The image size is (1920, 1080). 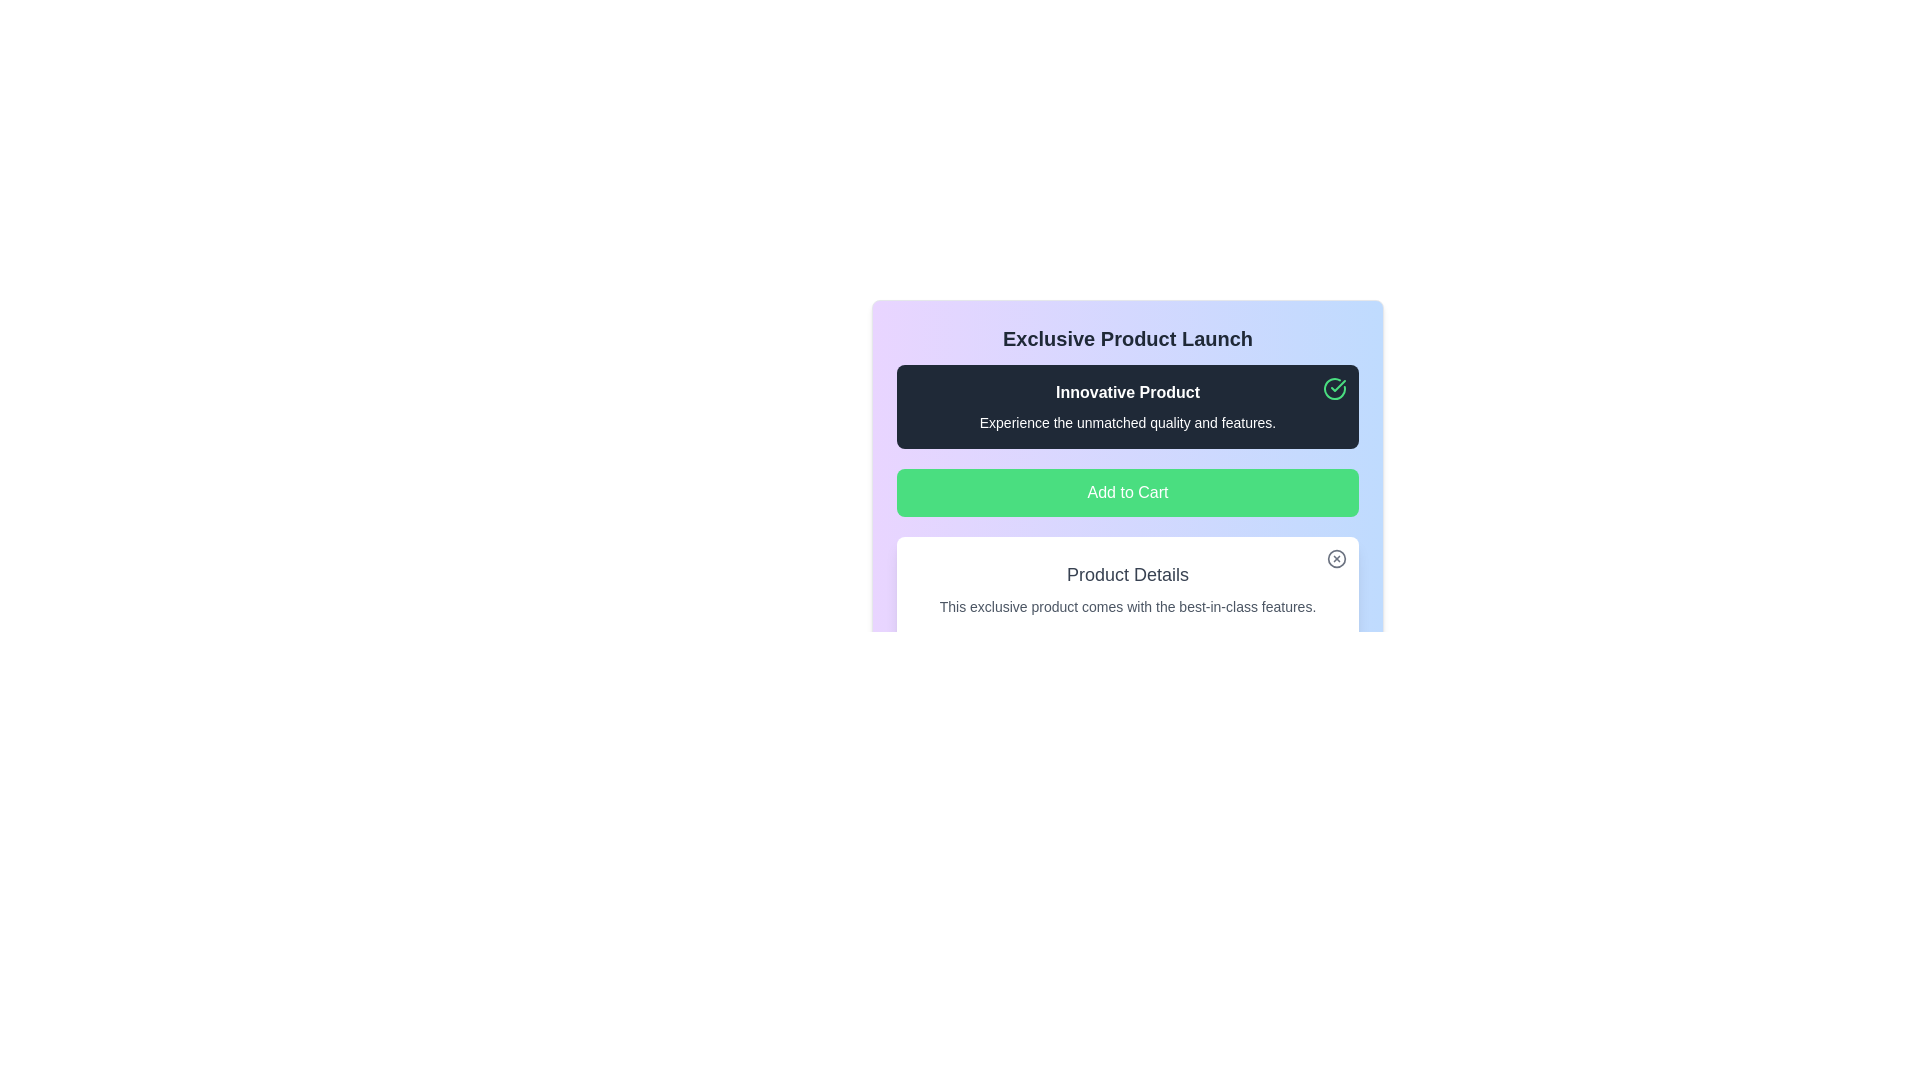 What do you see at coordinates (1128, 493) in the screenshot?
I see `the green rectangular 'Add to Cart' button with rounded corners located centrally below the 'Innovative Product' section to initiate the action` at bounding box center [1128, 493].